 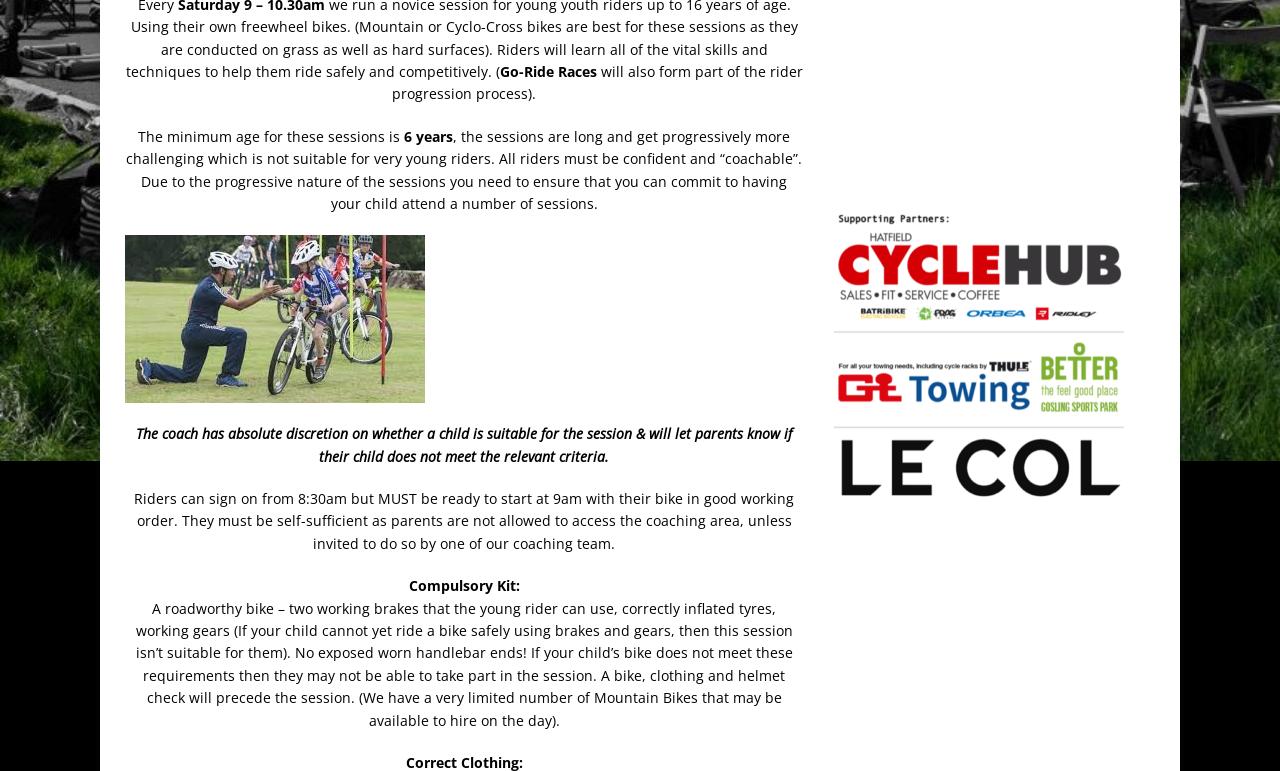 What do you see at coordinates (269, 135) in the screenshot?
I see `'The minimum age for these sessions is'` at bounding box center [269, 135].